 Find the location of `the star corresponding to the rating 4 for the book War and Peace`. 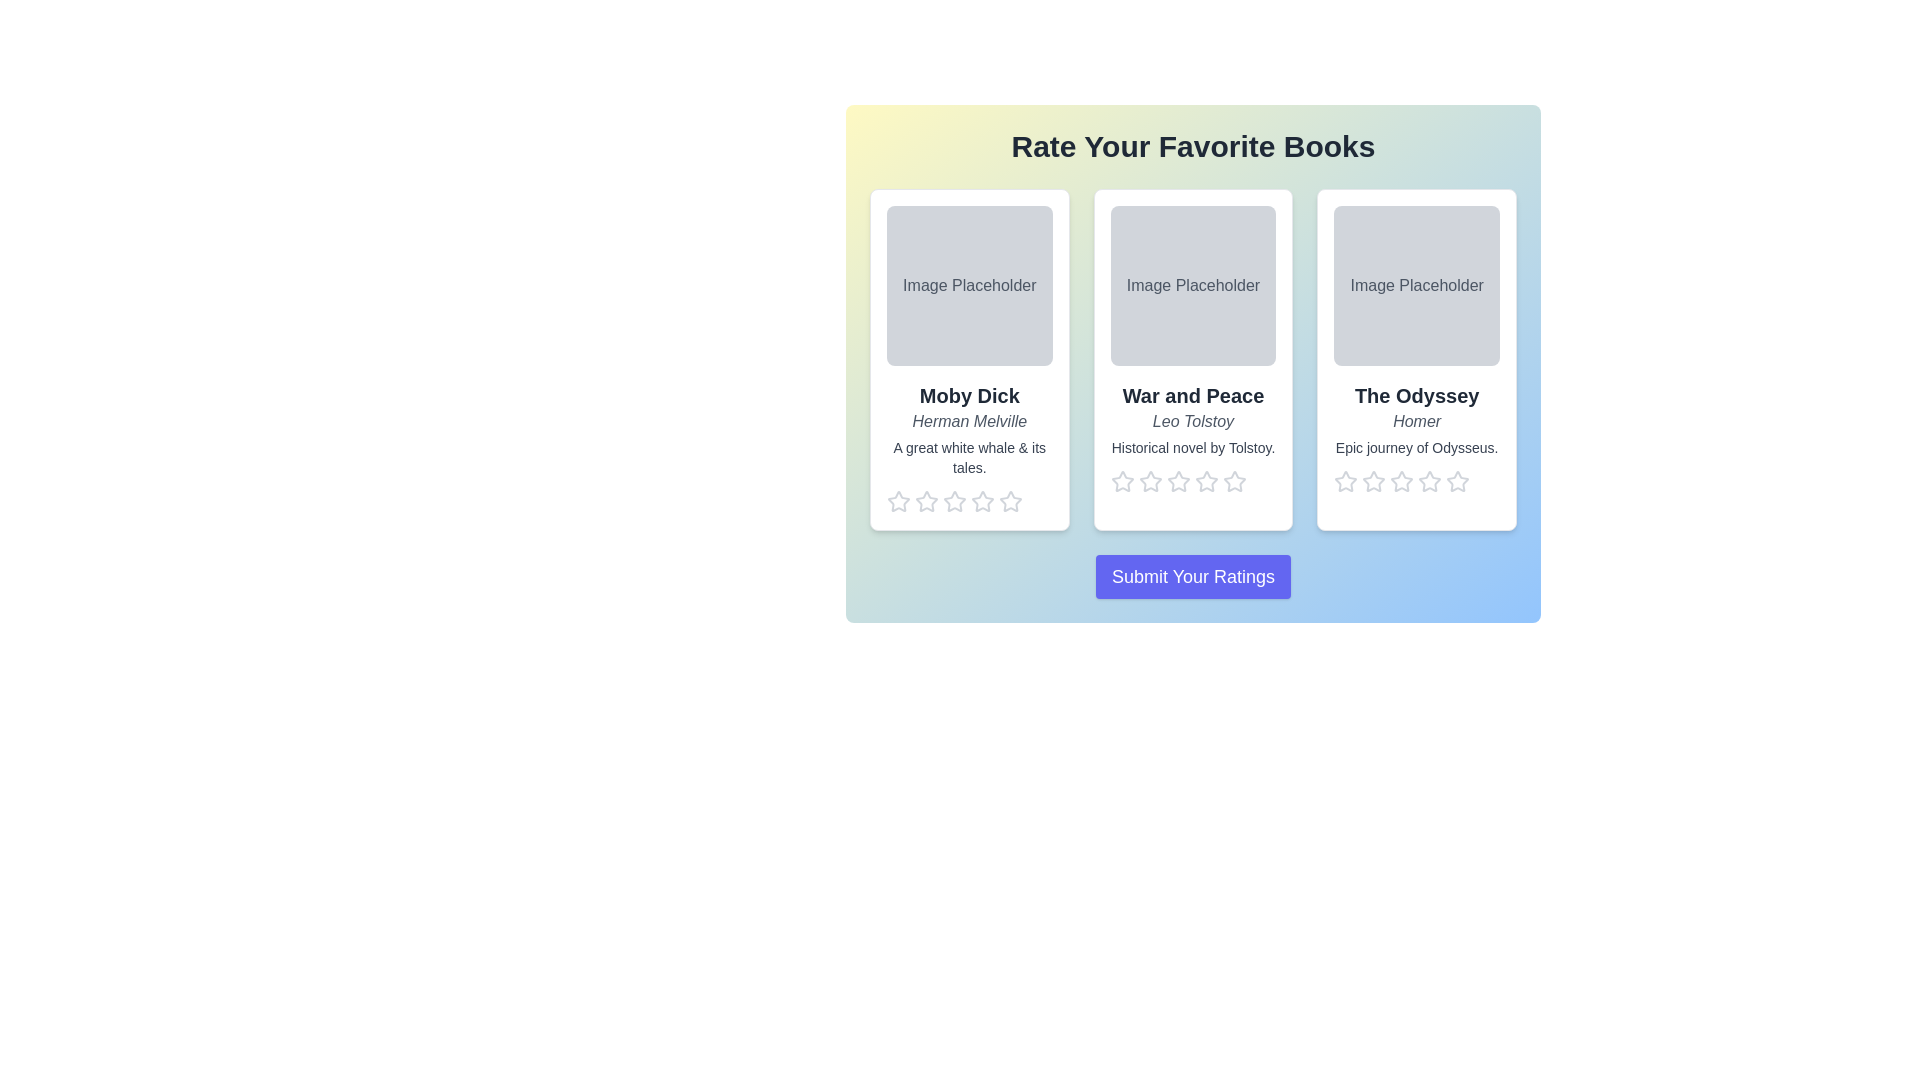

the star corresponding to the rating 4 for the book War and Peace is located at coordinates (1205, 482).